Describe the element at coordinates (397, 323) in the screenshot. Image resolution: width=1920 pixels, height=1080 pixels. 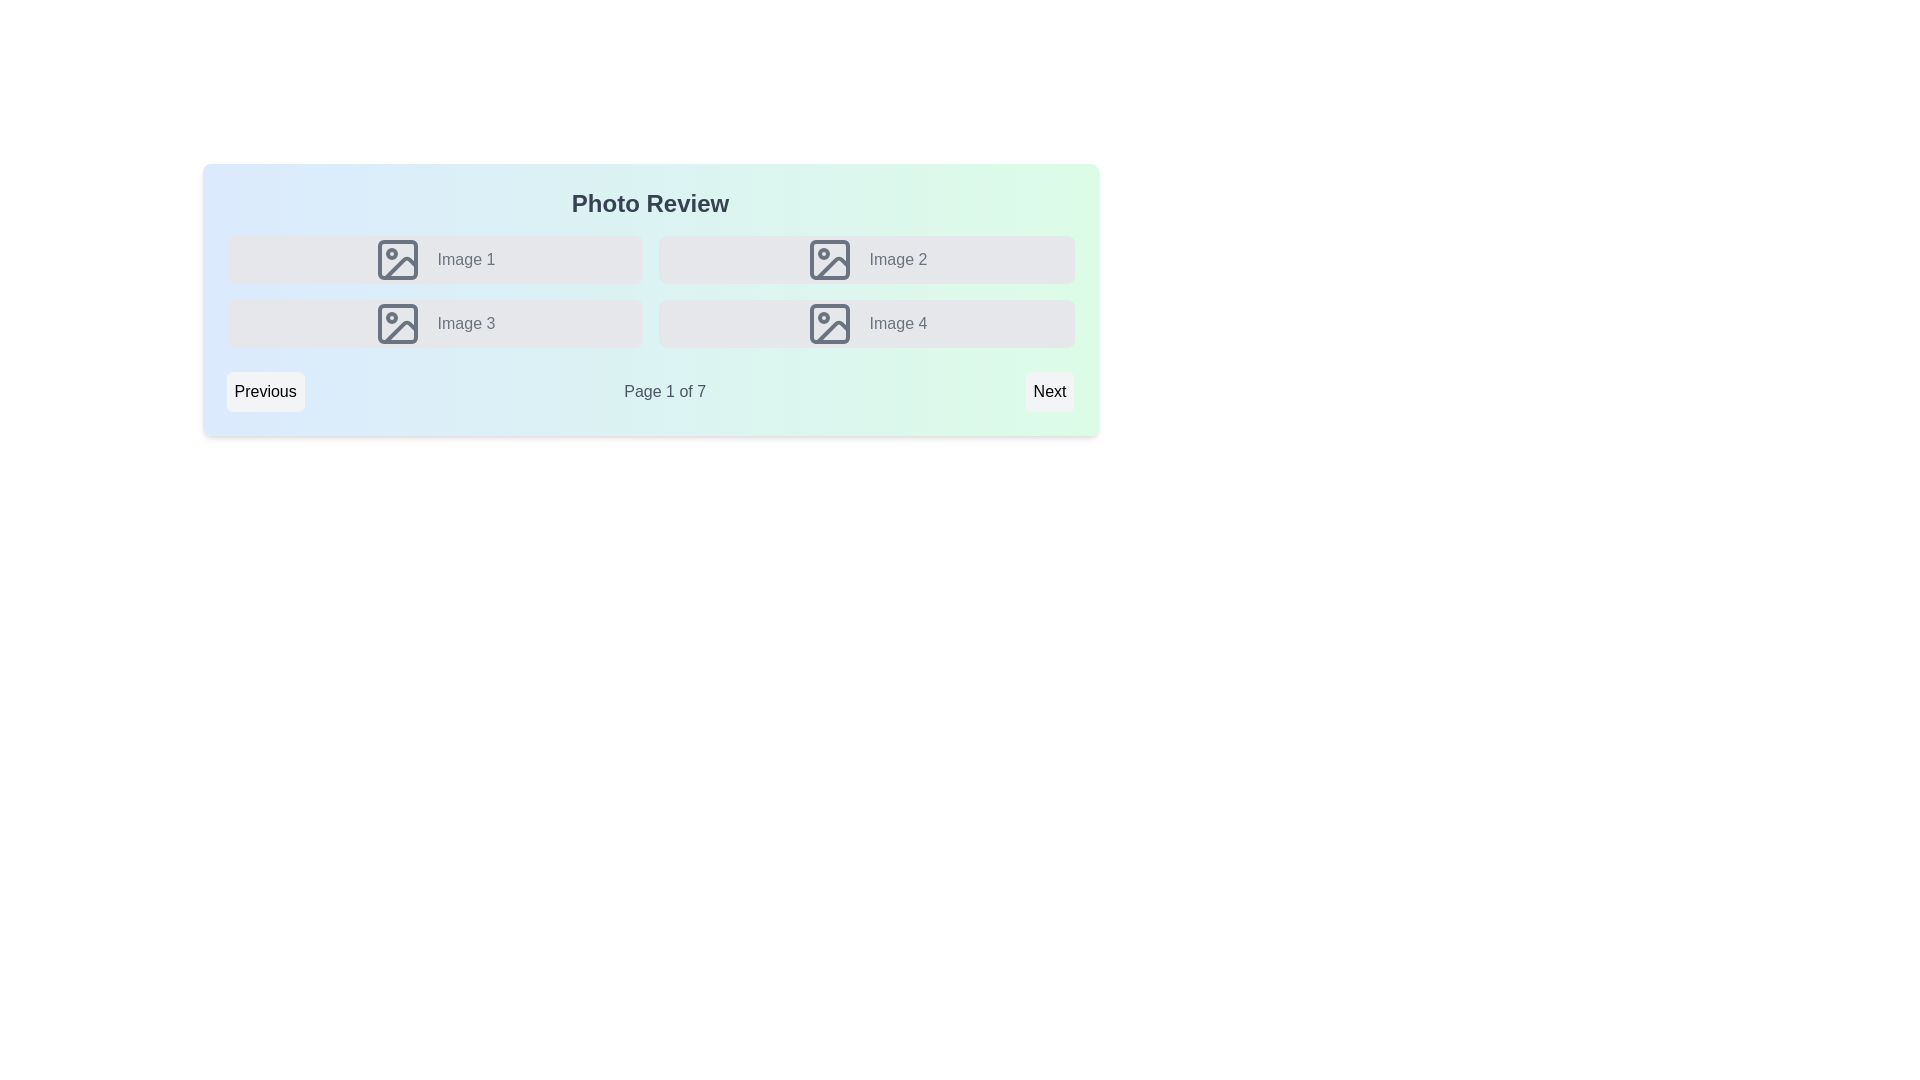
I see `the background shape of the Icon component representing 'Image 3', located in the lower-left area of the layout, specifically in the second row, first column of the grid` at that location.